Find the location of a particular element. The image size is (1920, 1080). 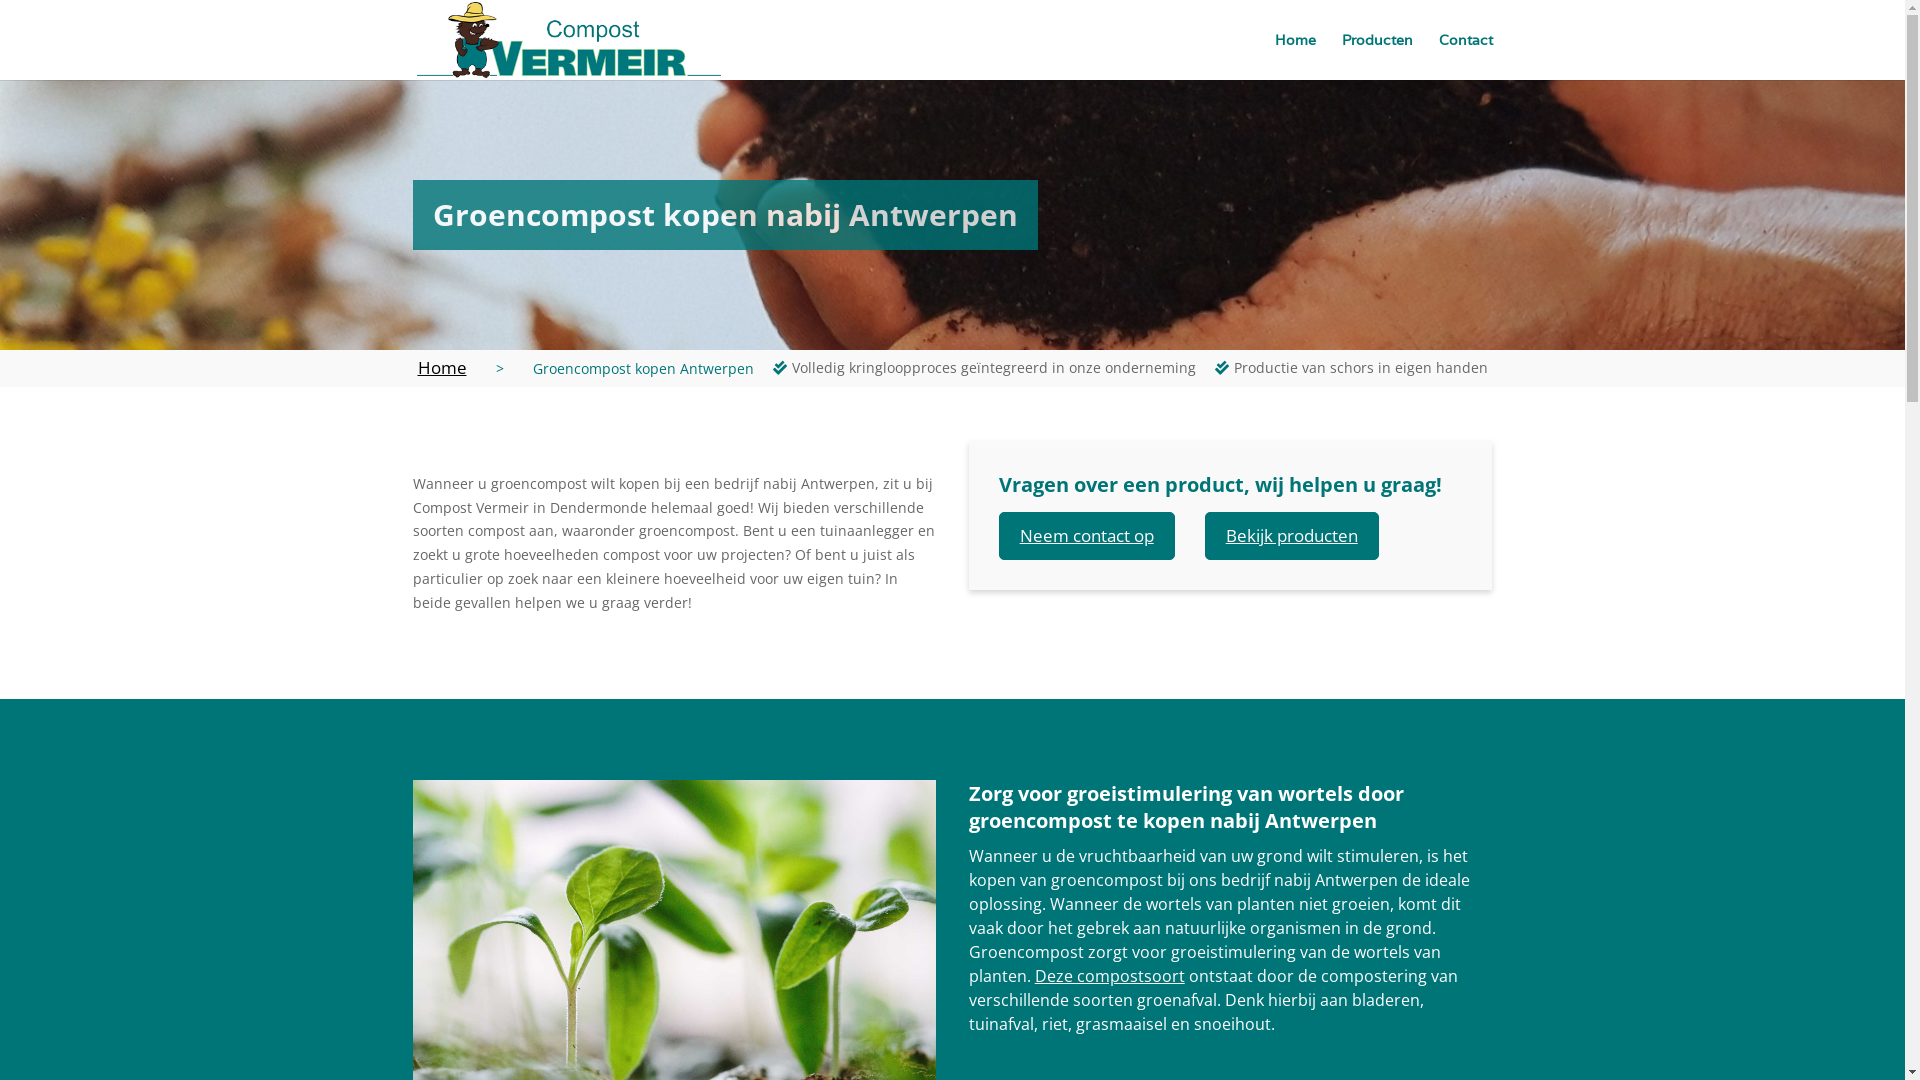

'Neem contact op' is located at coordinates (1085, 535).